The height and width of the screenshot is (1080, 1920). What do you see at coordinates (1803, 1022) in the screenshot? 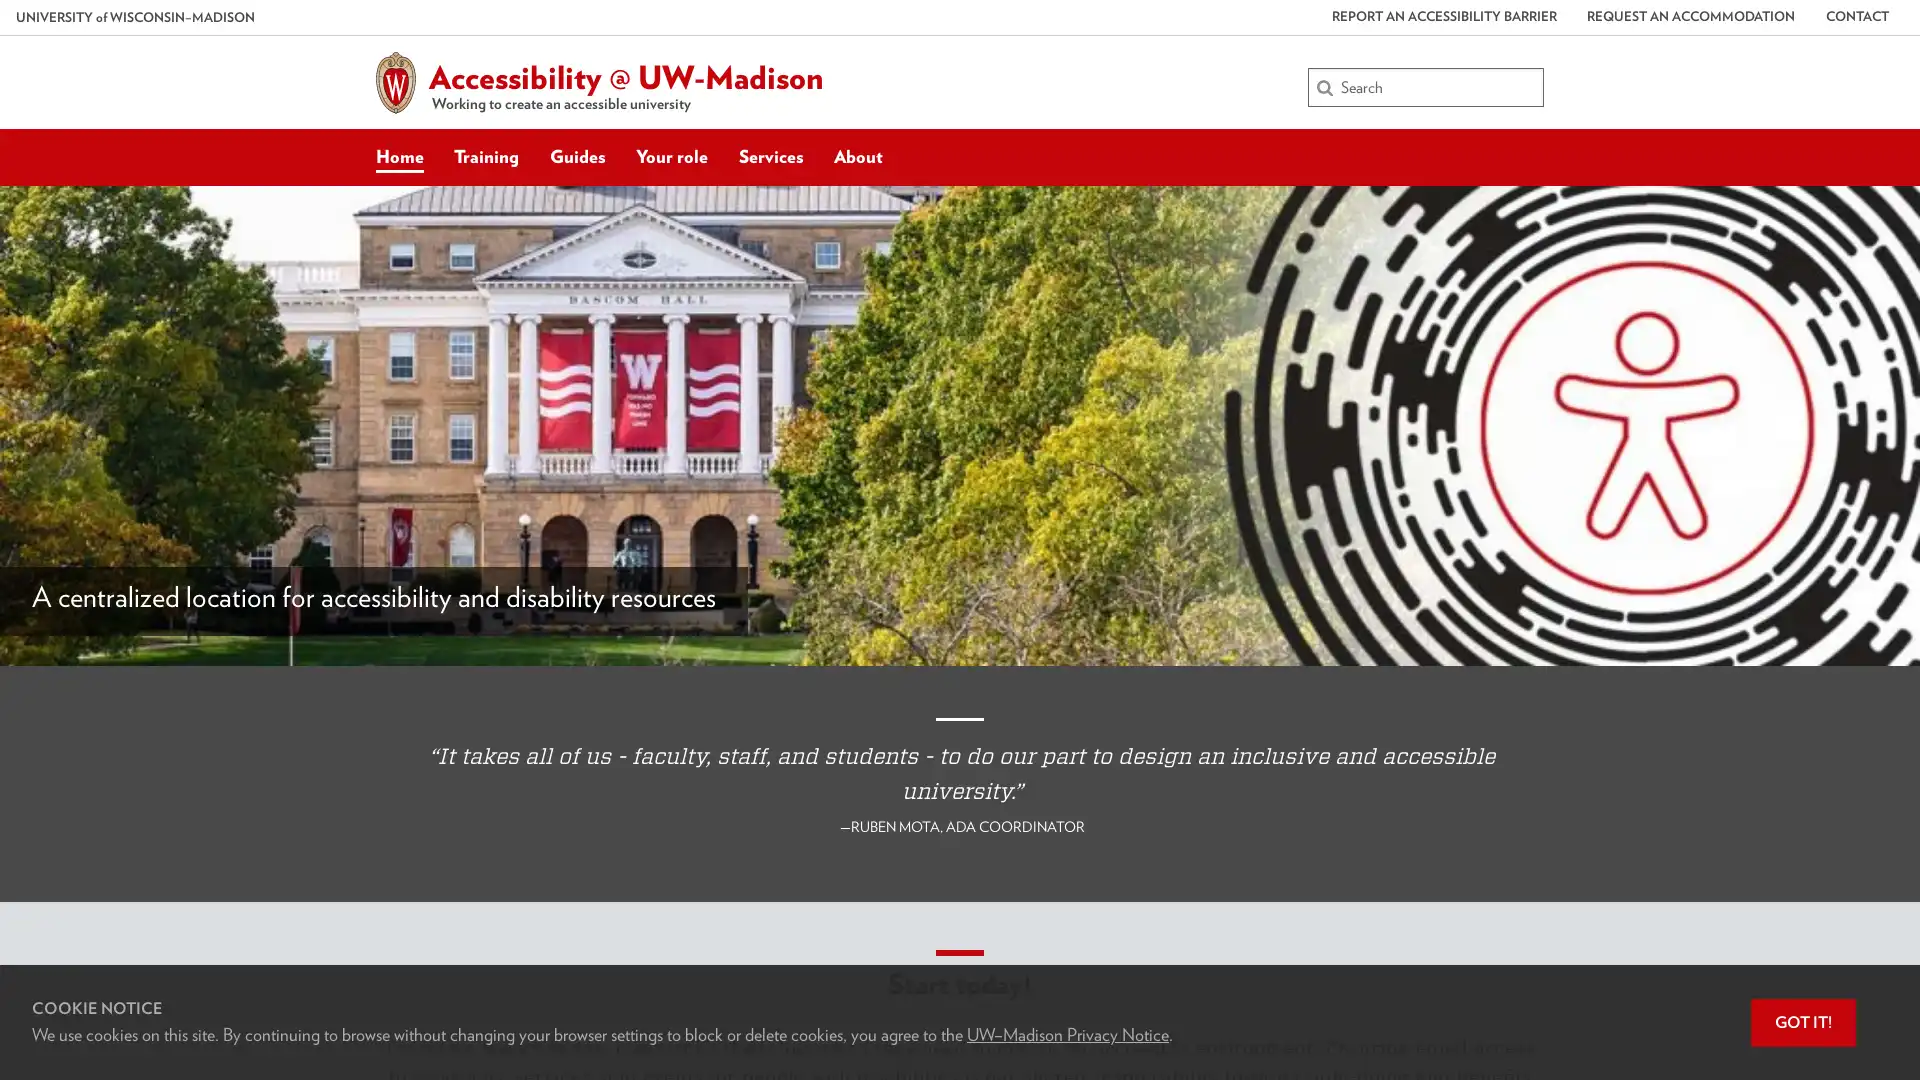
I see `Accept cookie notice` at bounding box center [1803, 1022].